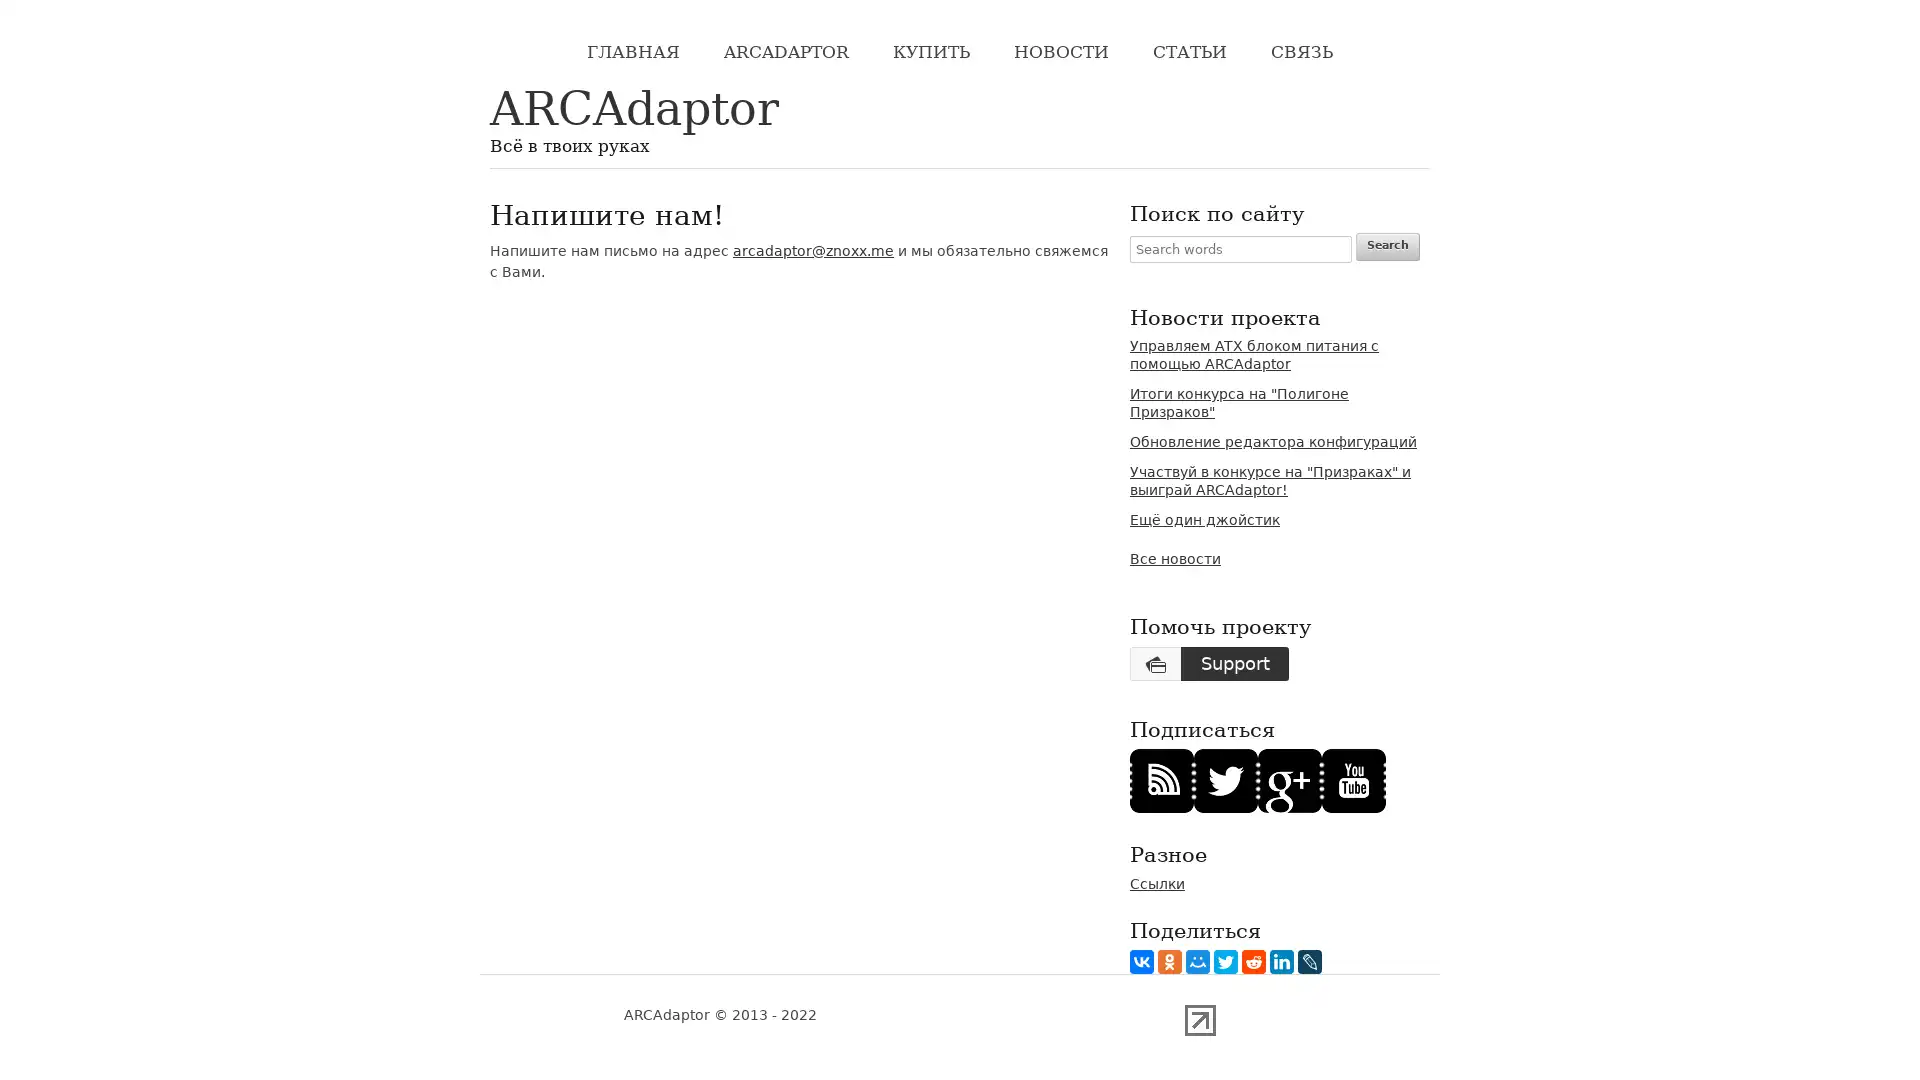 The width and height of the screenshot is (1920, 1080). Describe the element at coordinates (1386, 245) in the screenshot. I see `Search` at that location.